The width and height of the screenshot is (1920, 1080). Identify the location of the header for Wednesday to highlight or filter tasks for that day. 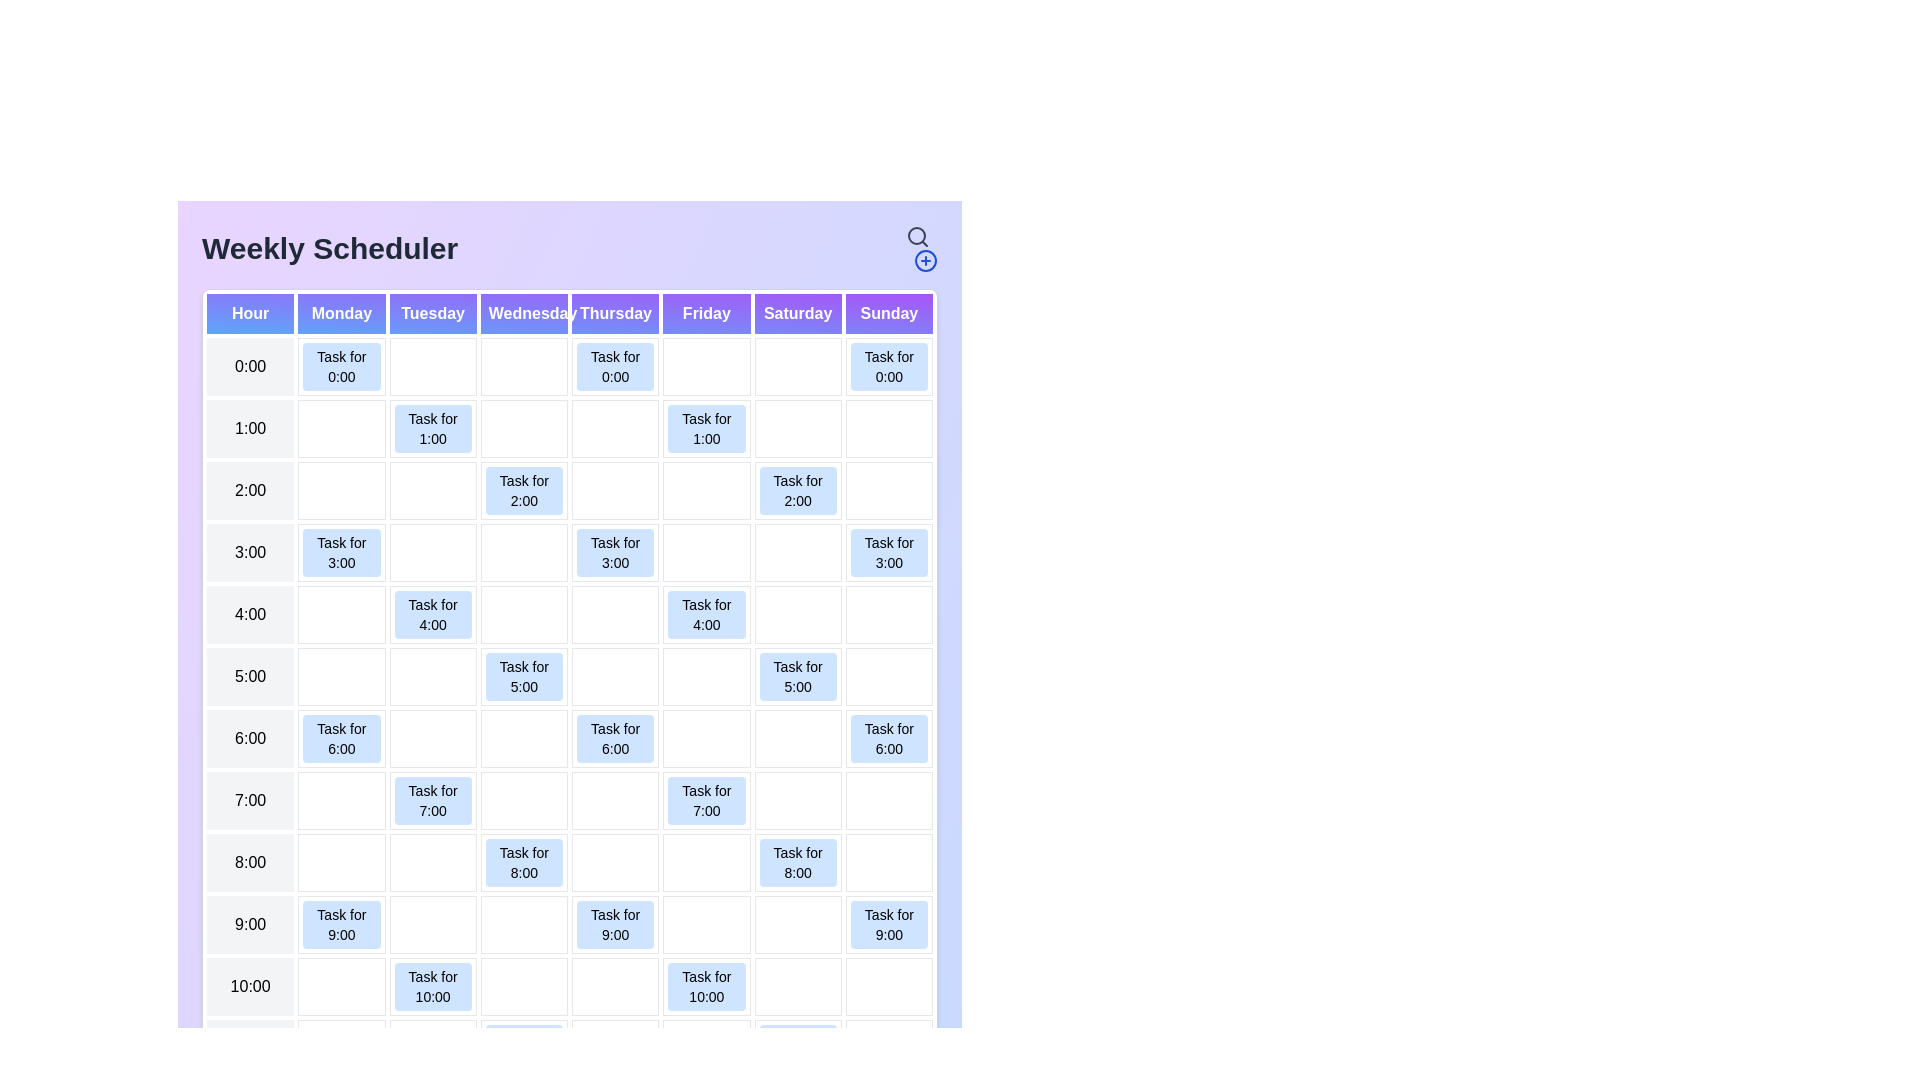
(524, 313).